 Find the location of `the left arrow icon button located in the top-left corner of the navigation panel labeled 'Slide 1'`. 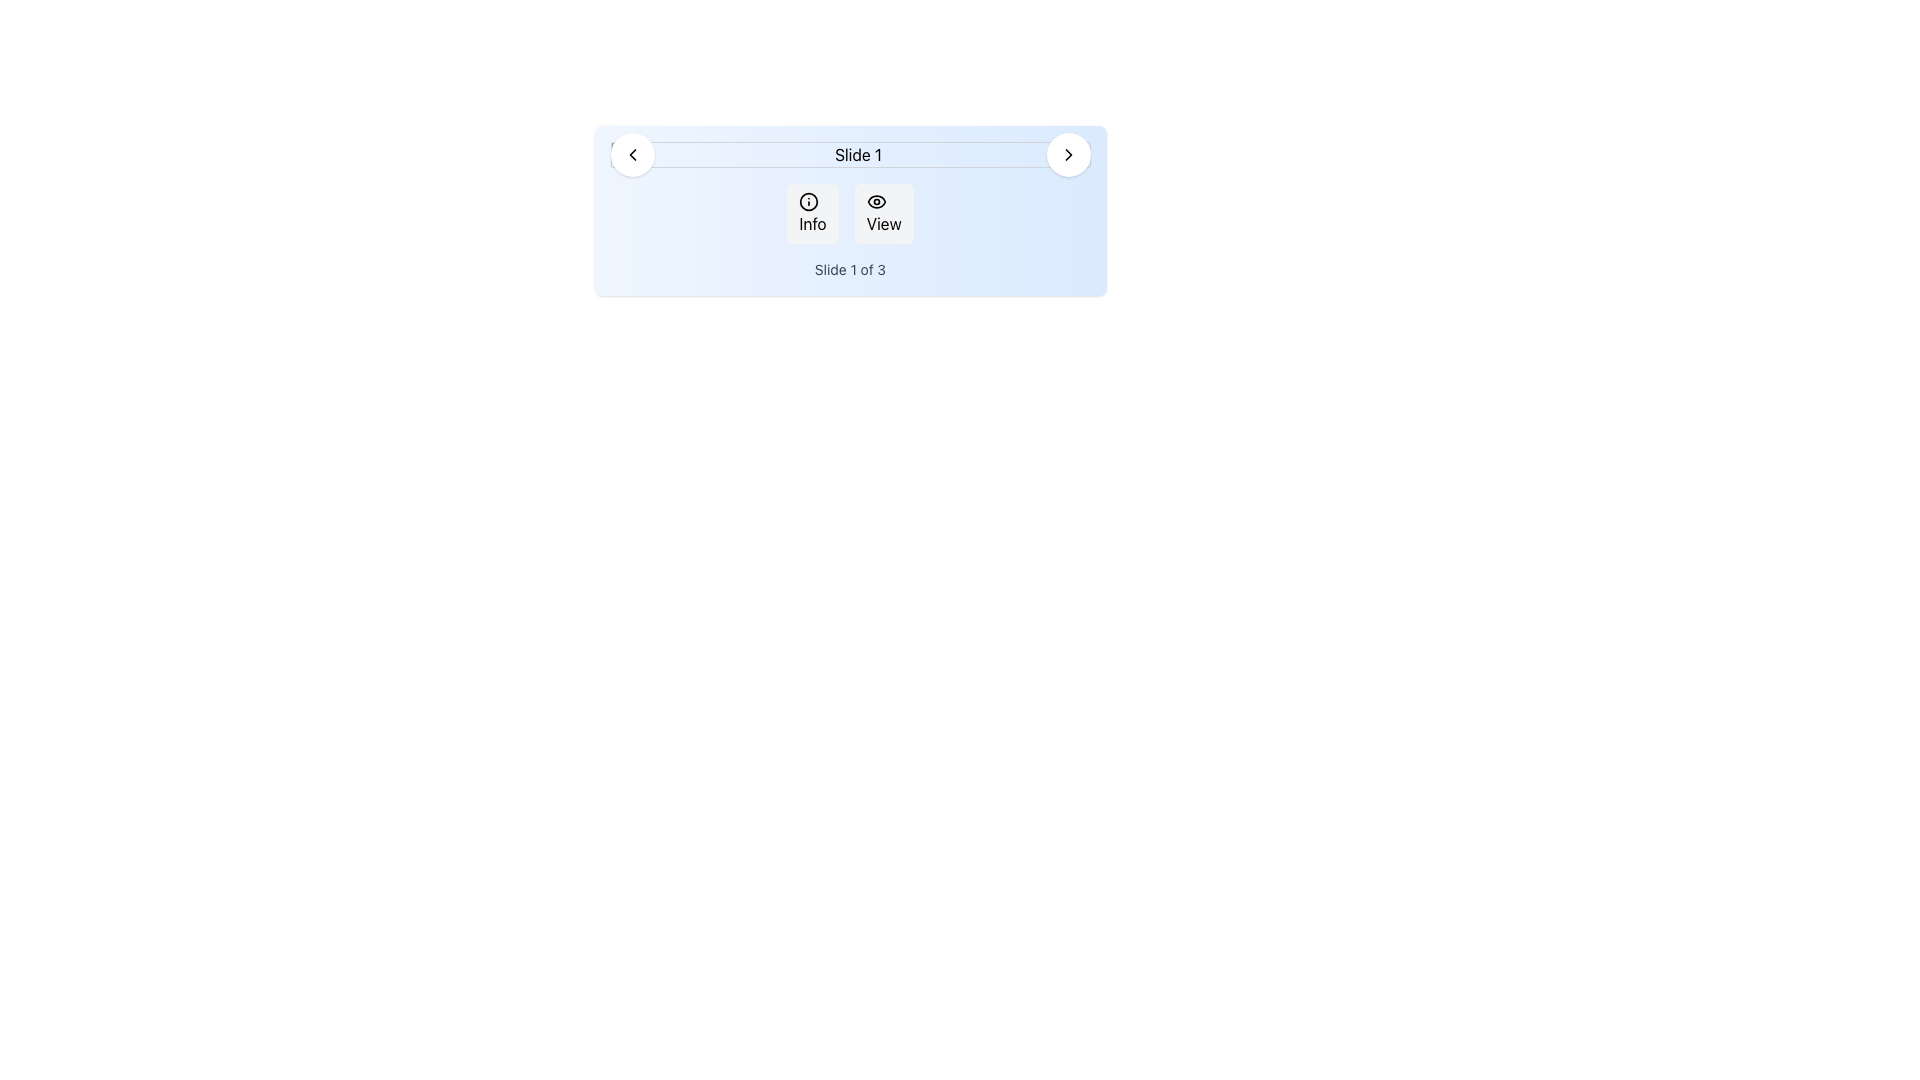

the left arrow icon button located in the top-left corner of the navigation panel labeled 'Slide 1' is located at coordinates (631, 153).